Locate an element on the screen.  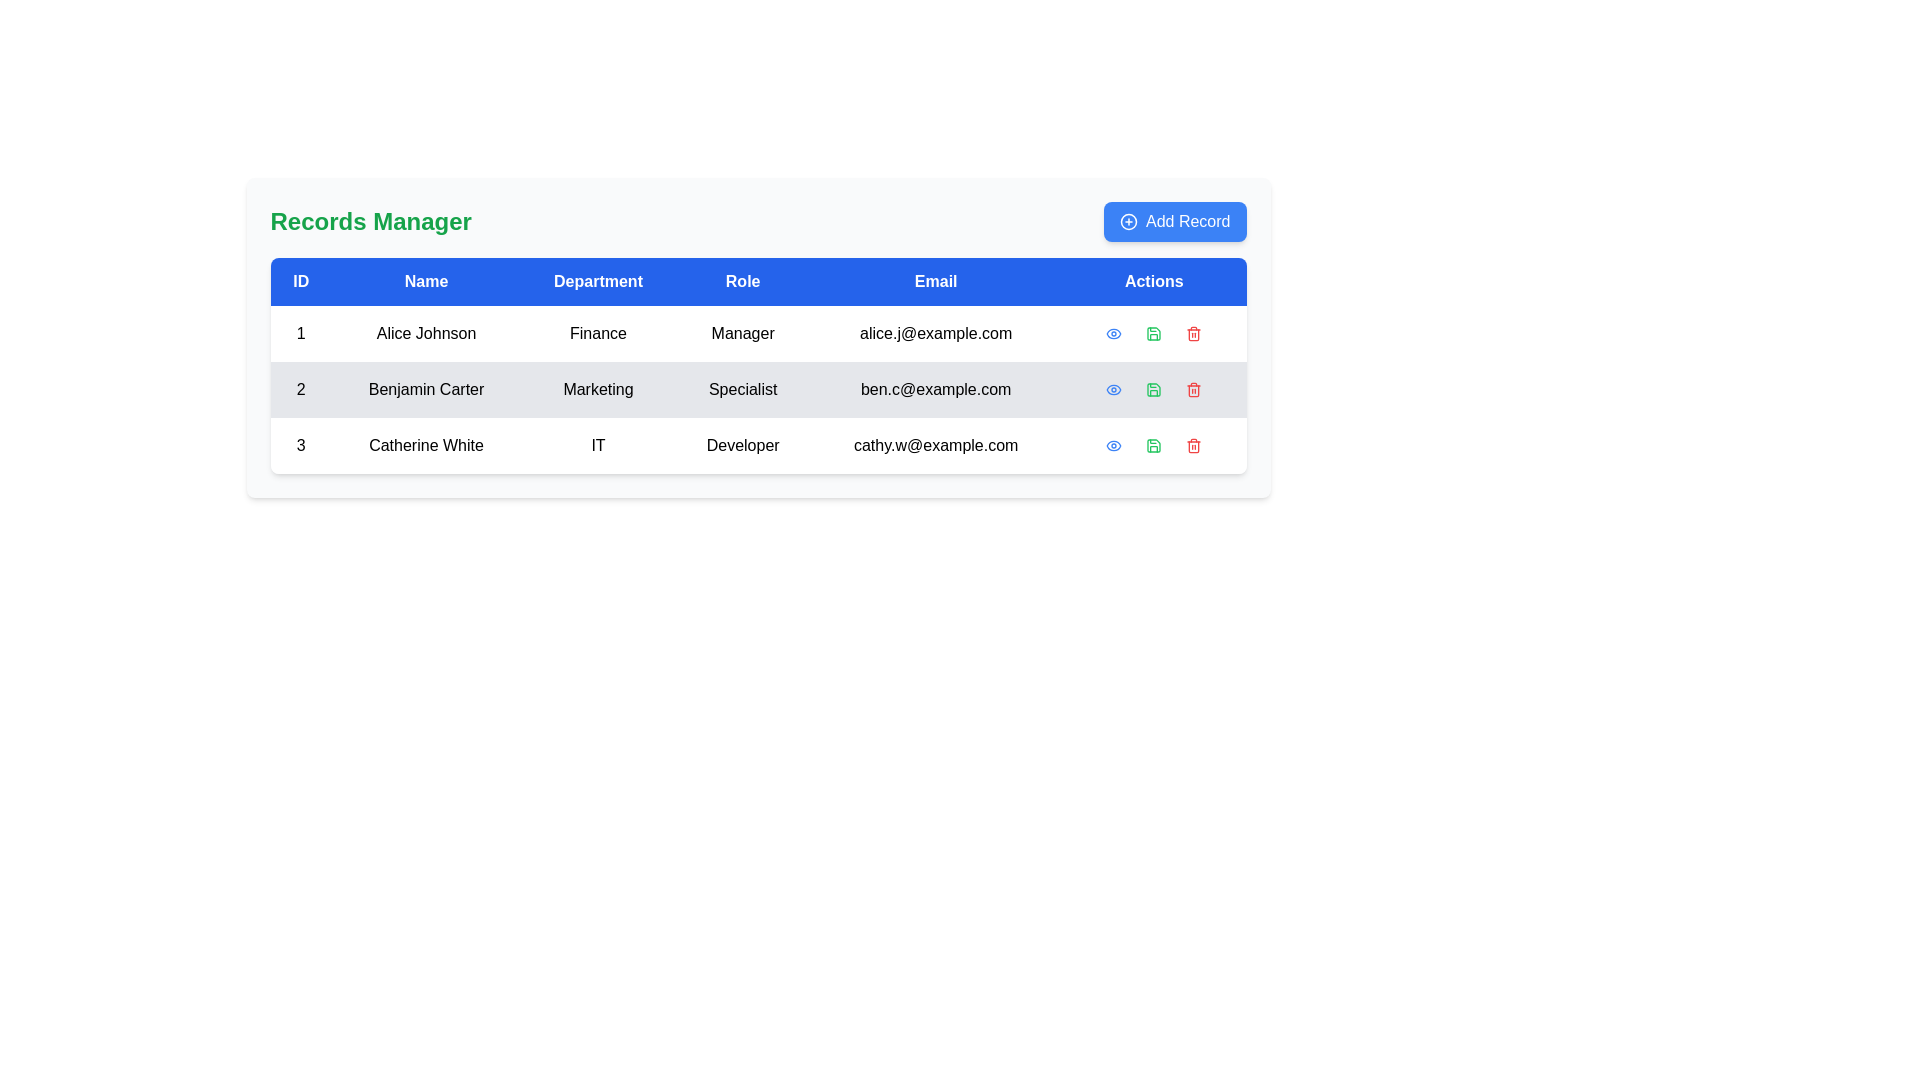
the 'View' action button, which is the leftmost icon in the 'Actions' column of the first row in the table is located at coordinates (1113, 333).